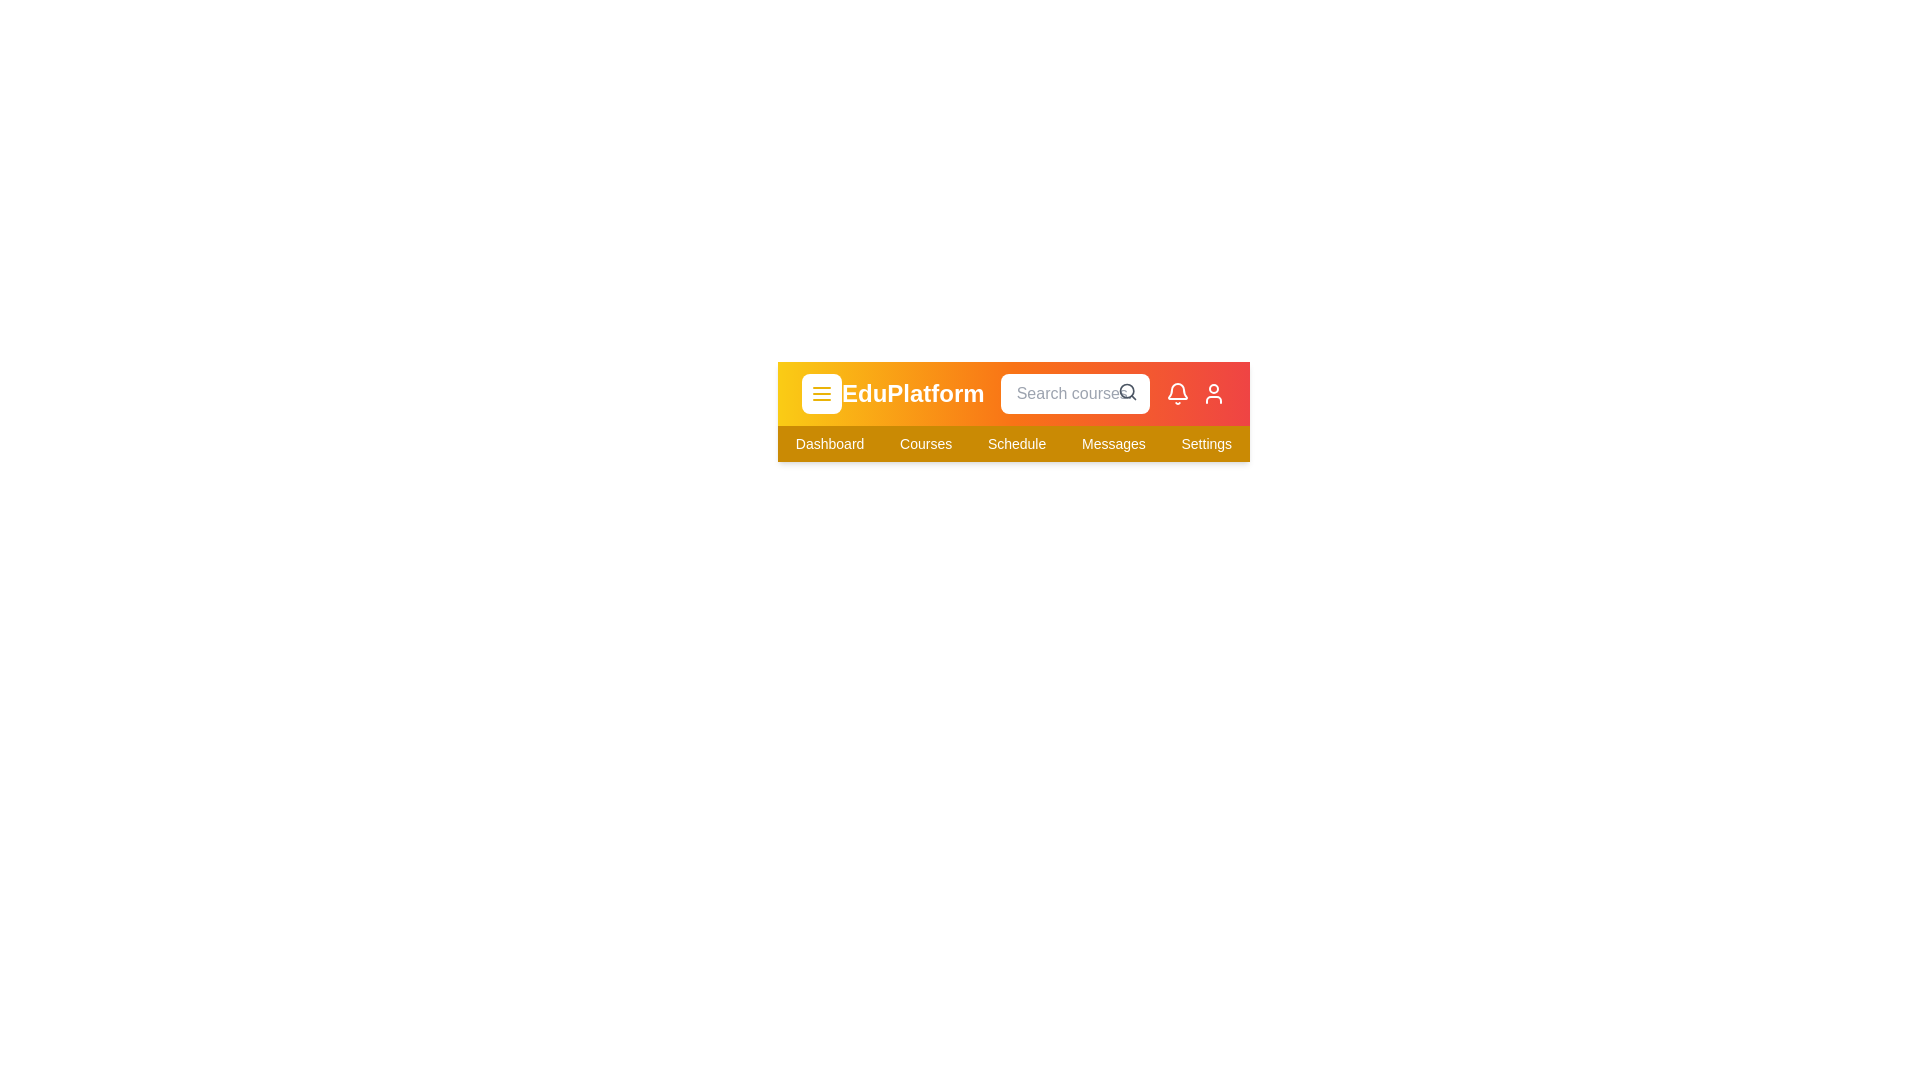 Image resolution: width=1920 pixels, height=1080 pixels. What do you see at coordinates (1112, 442) in the screenshot?
I see `the navigation item Messages` at bounding box center [1112, 442].